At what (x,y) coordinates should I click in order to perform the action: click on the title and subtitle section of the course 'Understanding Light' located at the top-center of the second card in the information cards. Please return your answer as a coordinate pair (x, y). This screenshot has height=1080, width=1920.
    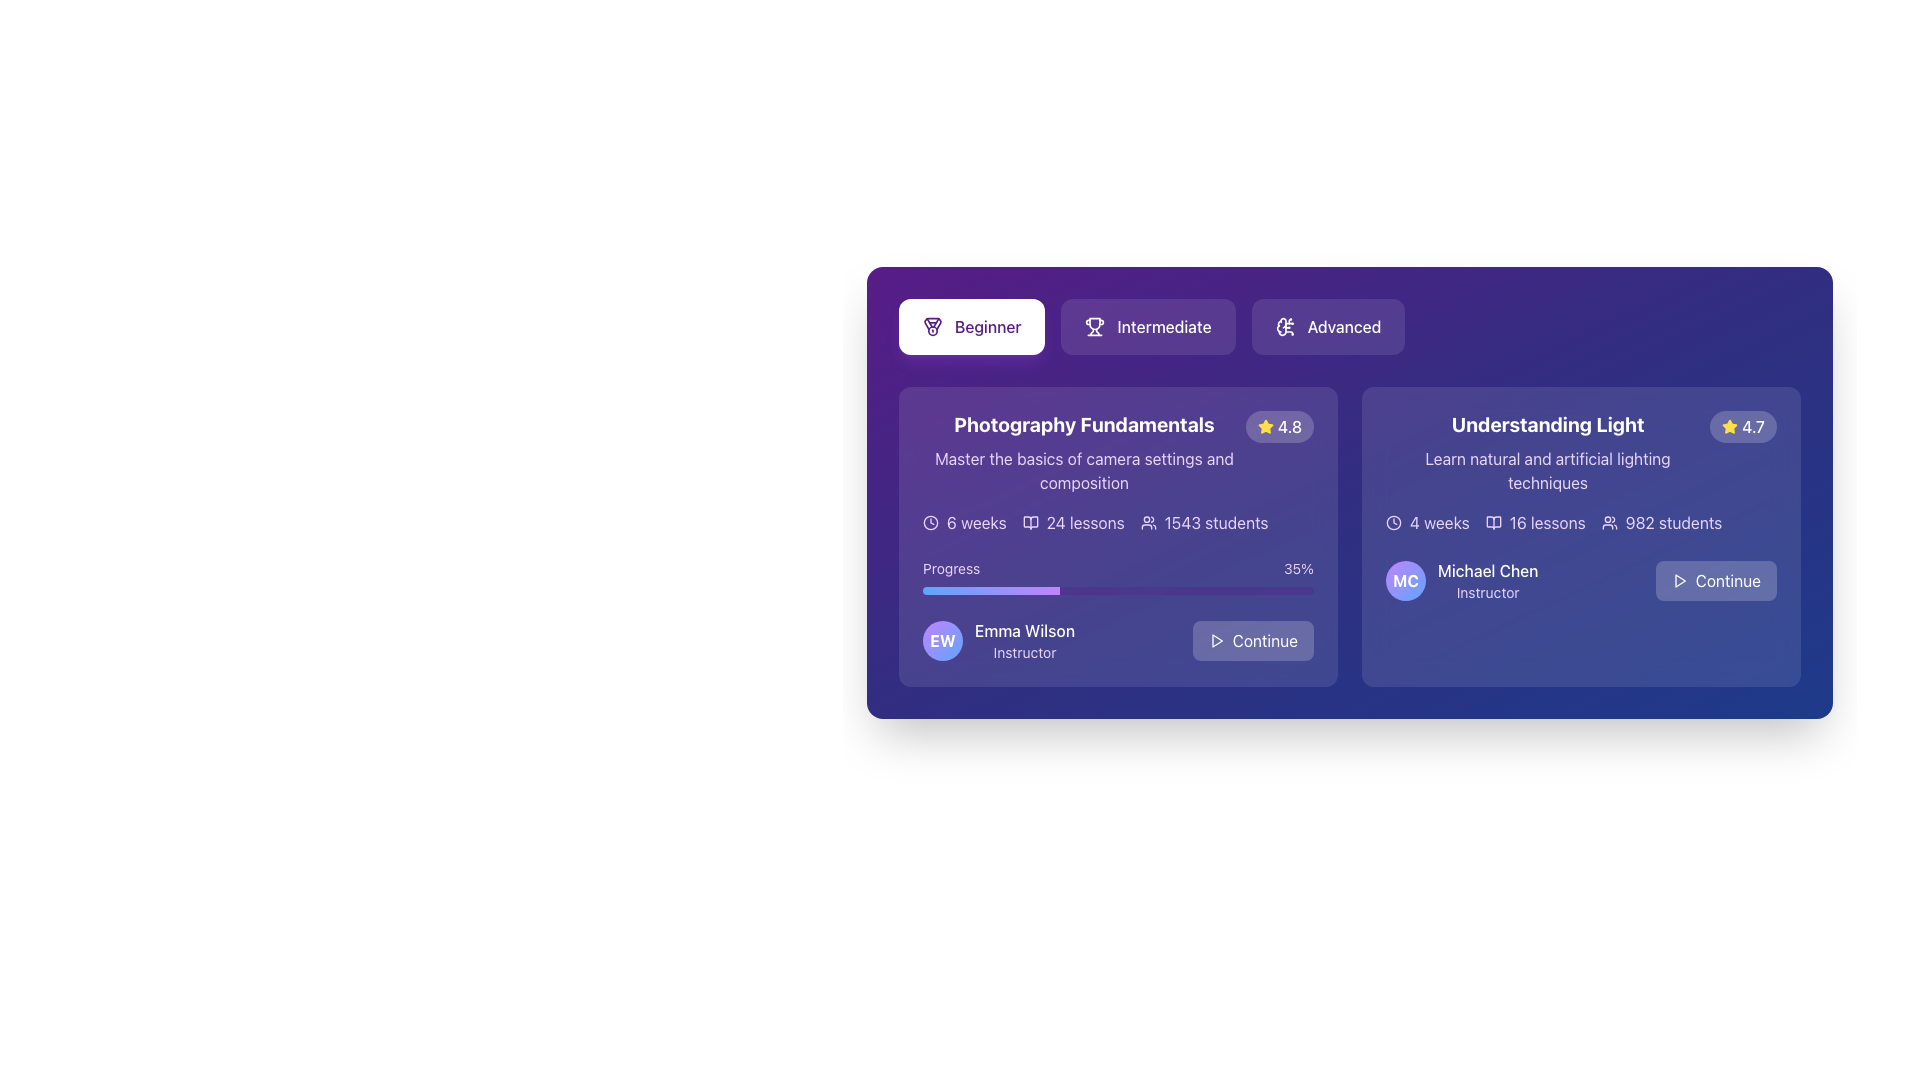
    Looking at the image, I should click on (1547, 452).